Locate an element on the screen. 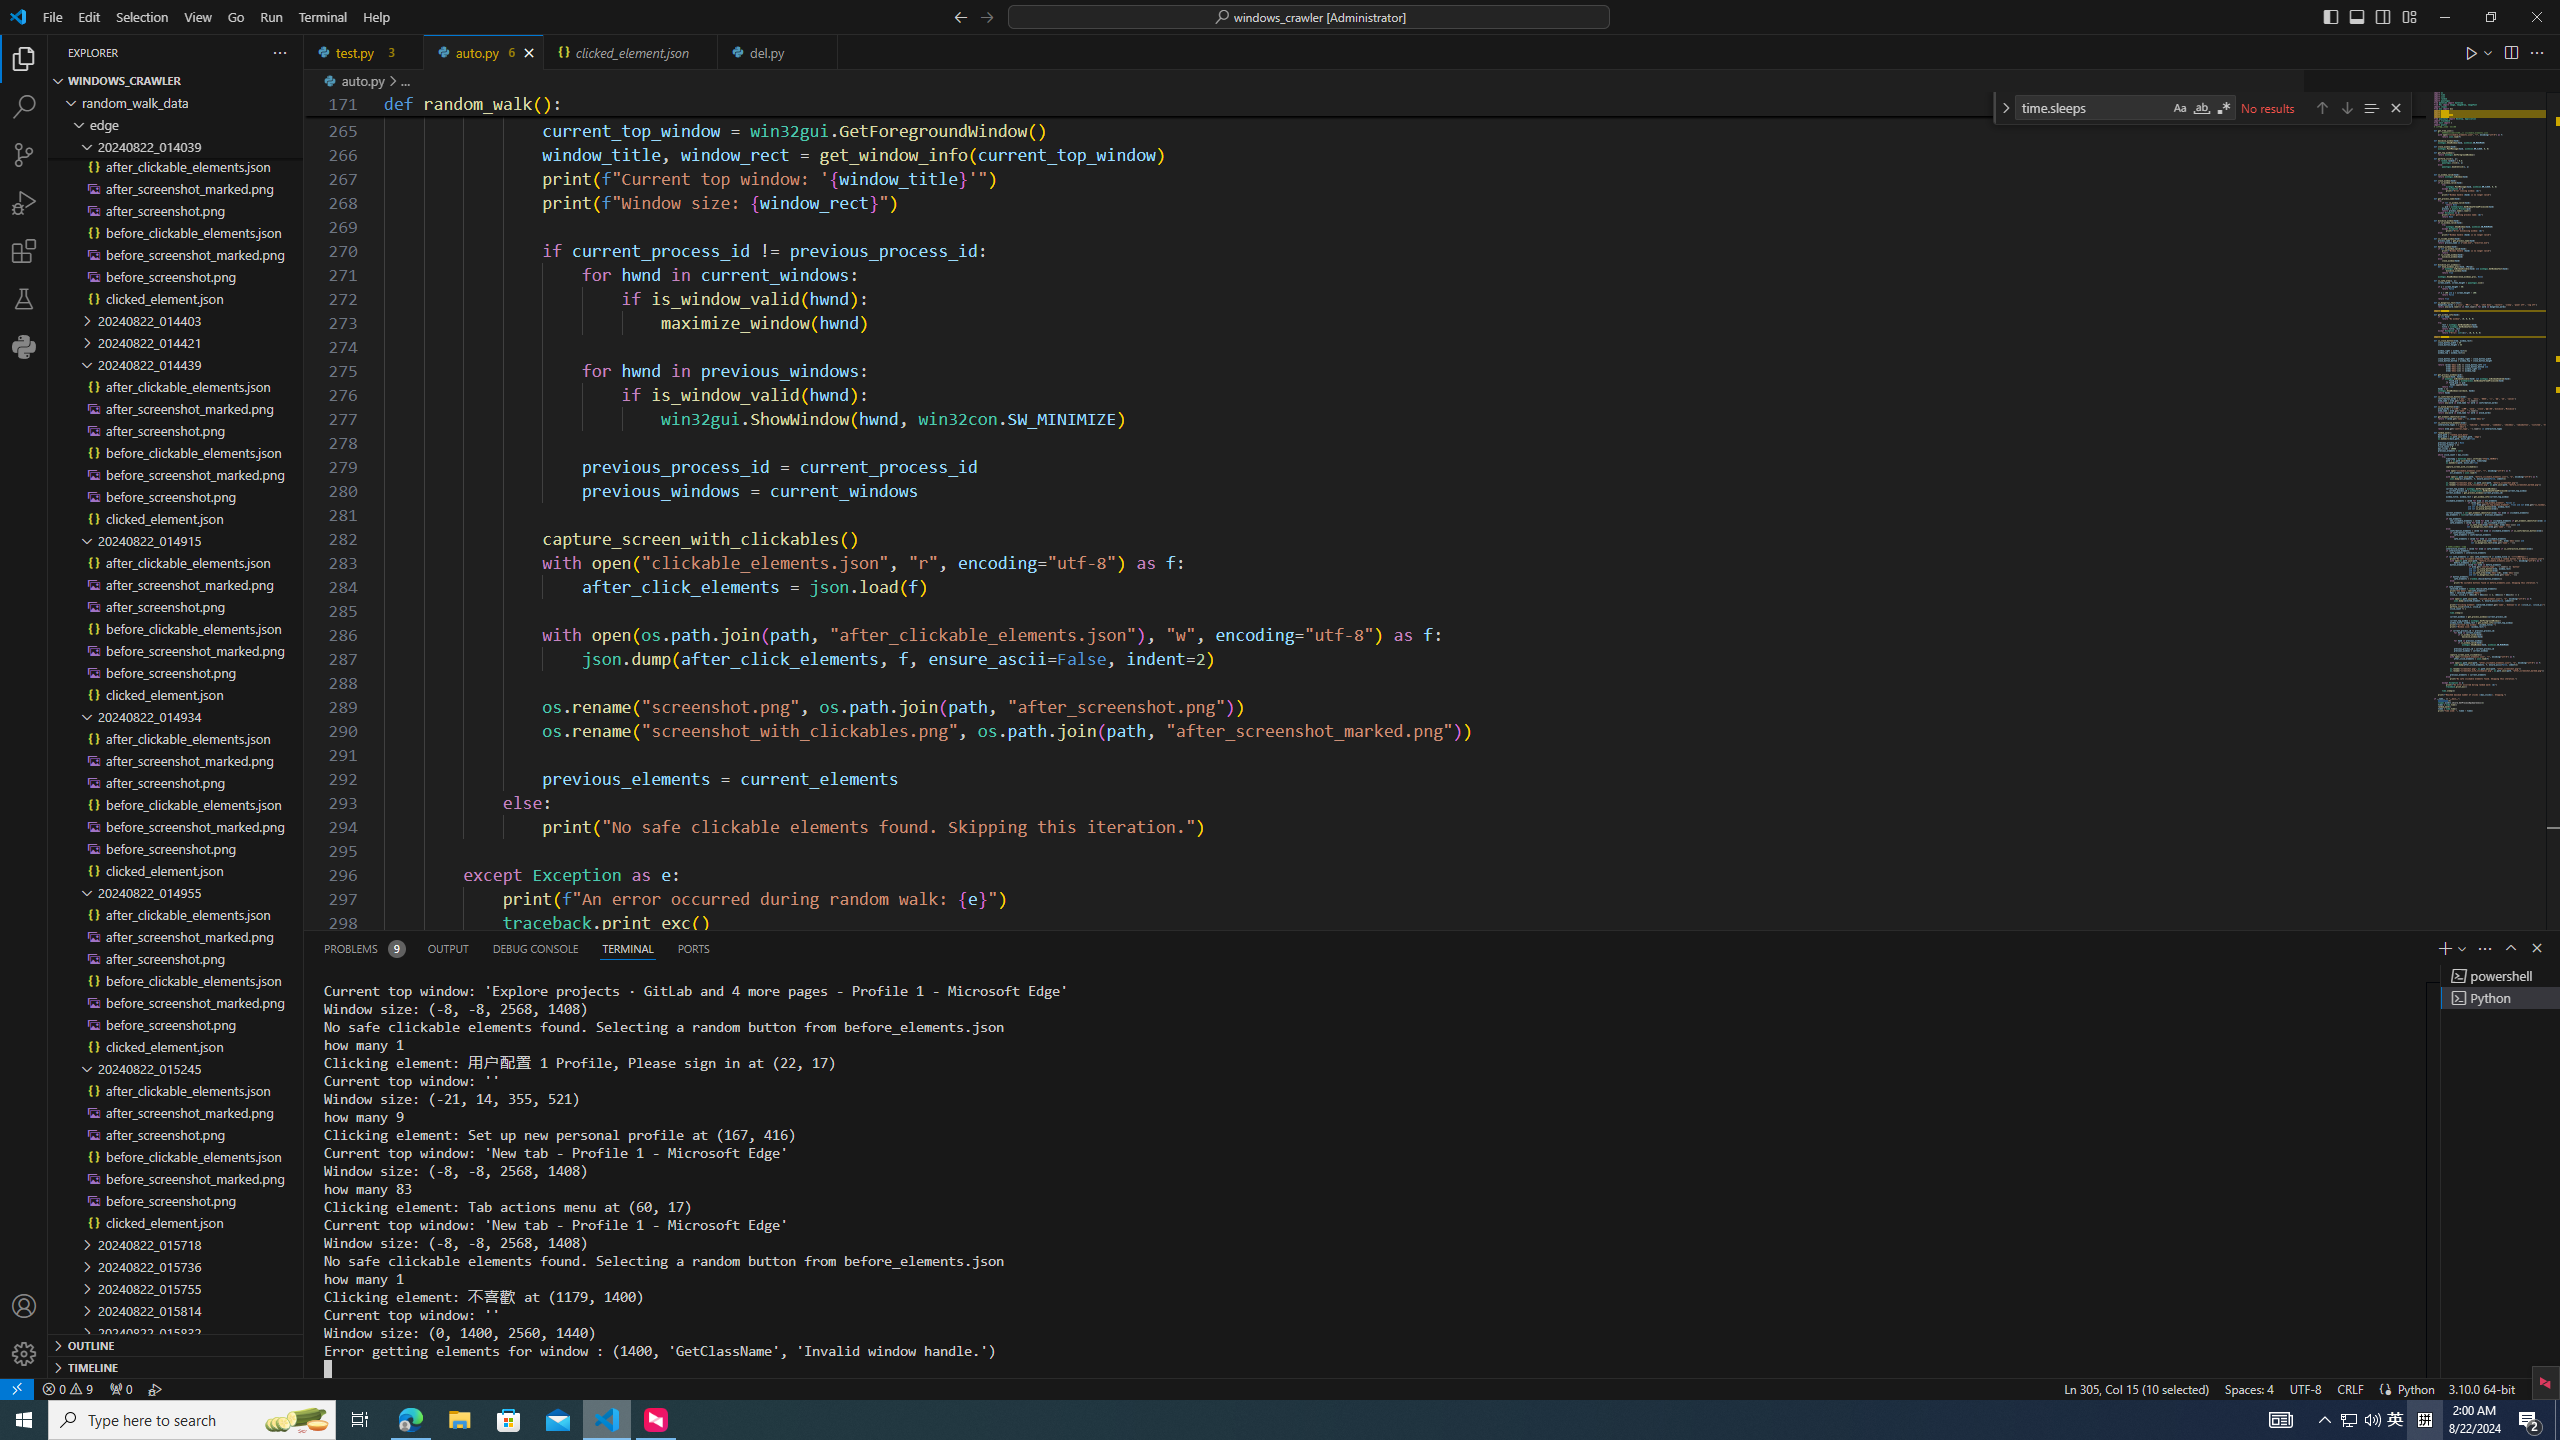 This screenshot has width=2560, height=1440. 'Terminal 5 Python' is located at coordinates (2500, 996).